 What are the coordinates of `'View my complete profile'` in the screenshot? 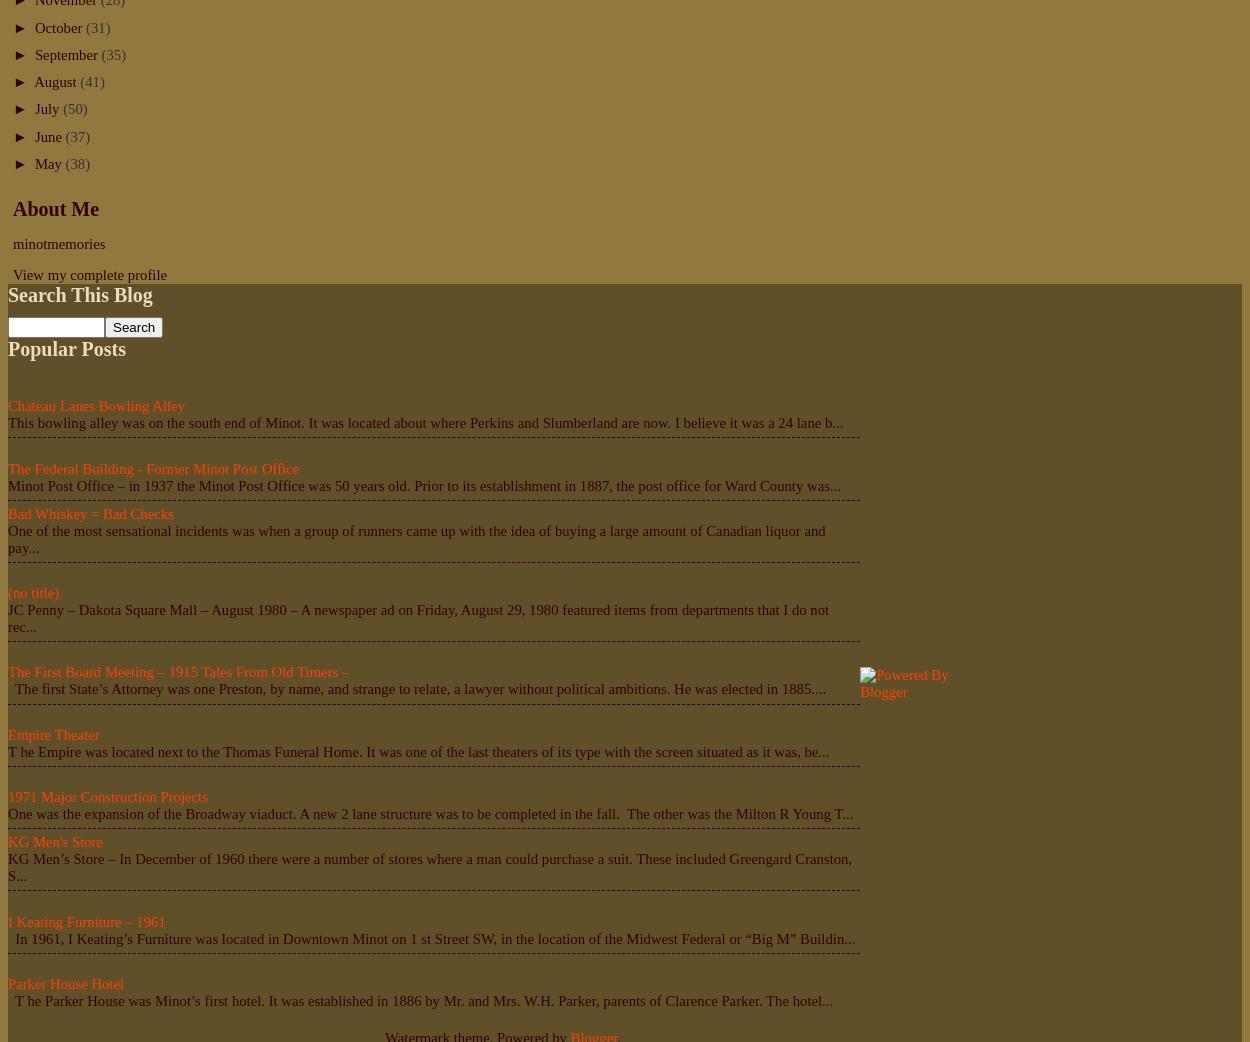 It's located at (89, 274).